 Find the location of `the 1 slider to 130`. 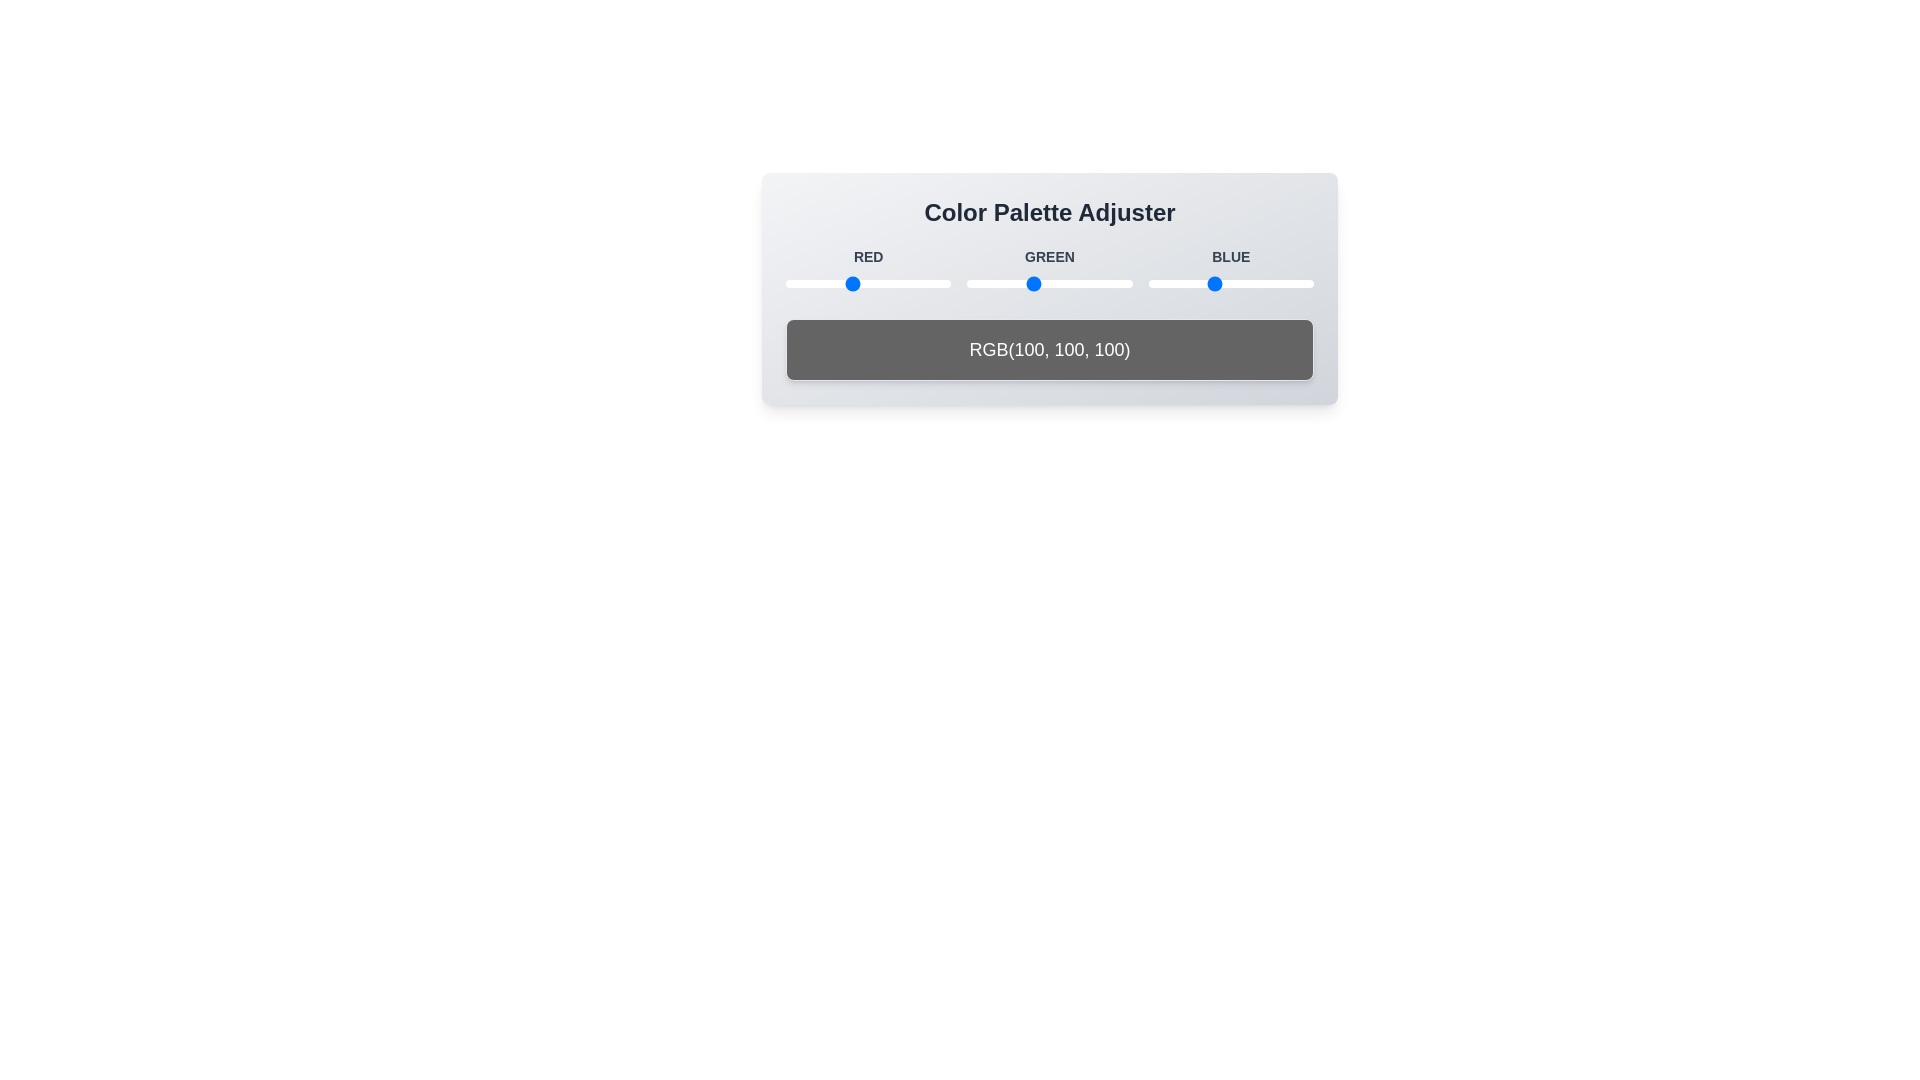

the 1 slider to 130 is located at coordinates (870, 284).